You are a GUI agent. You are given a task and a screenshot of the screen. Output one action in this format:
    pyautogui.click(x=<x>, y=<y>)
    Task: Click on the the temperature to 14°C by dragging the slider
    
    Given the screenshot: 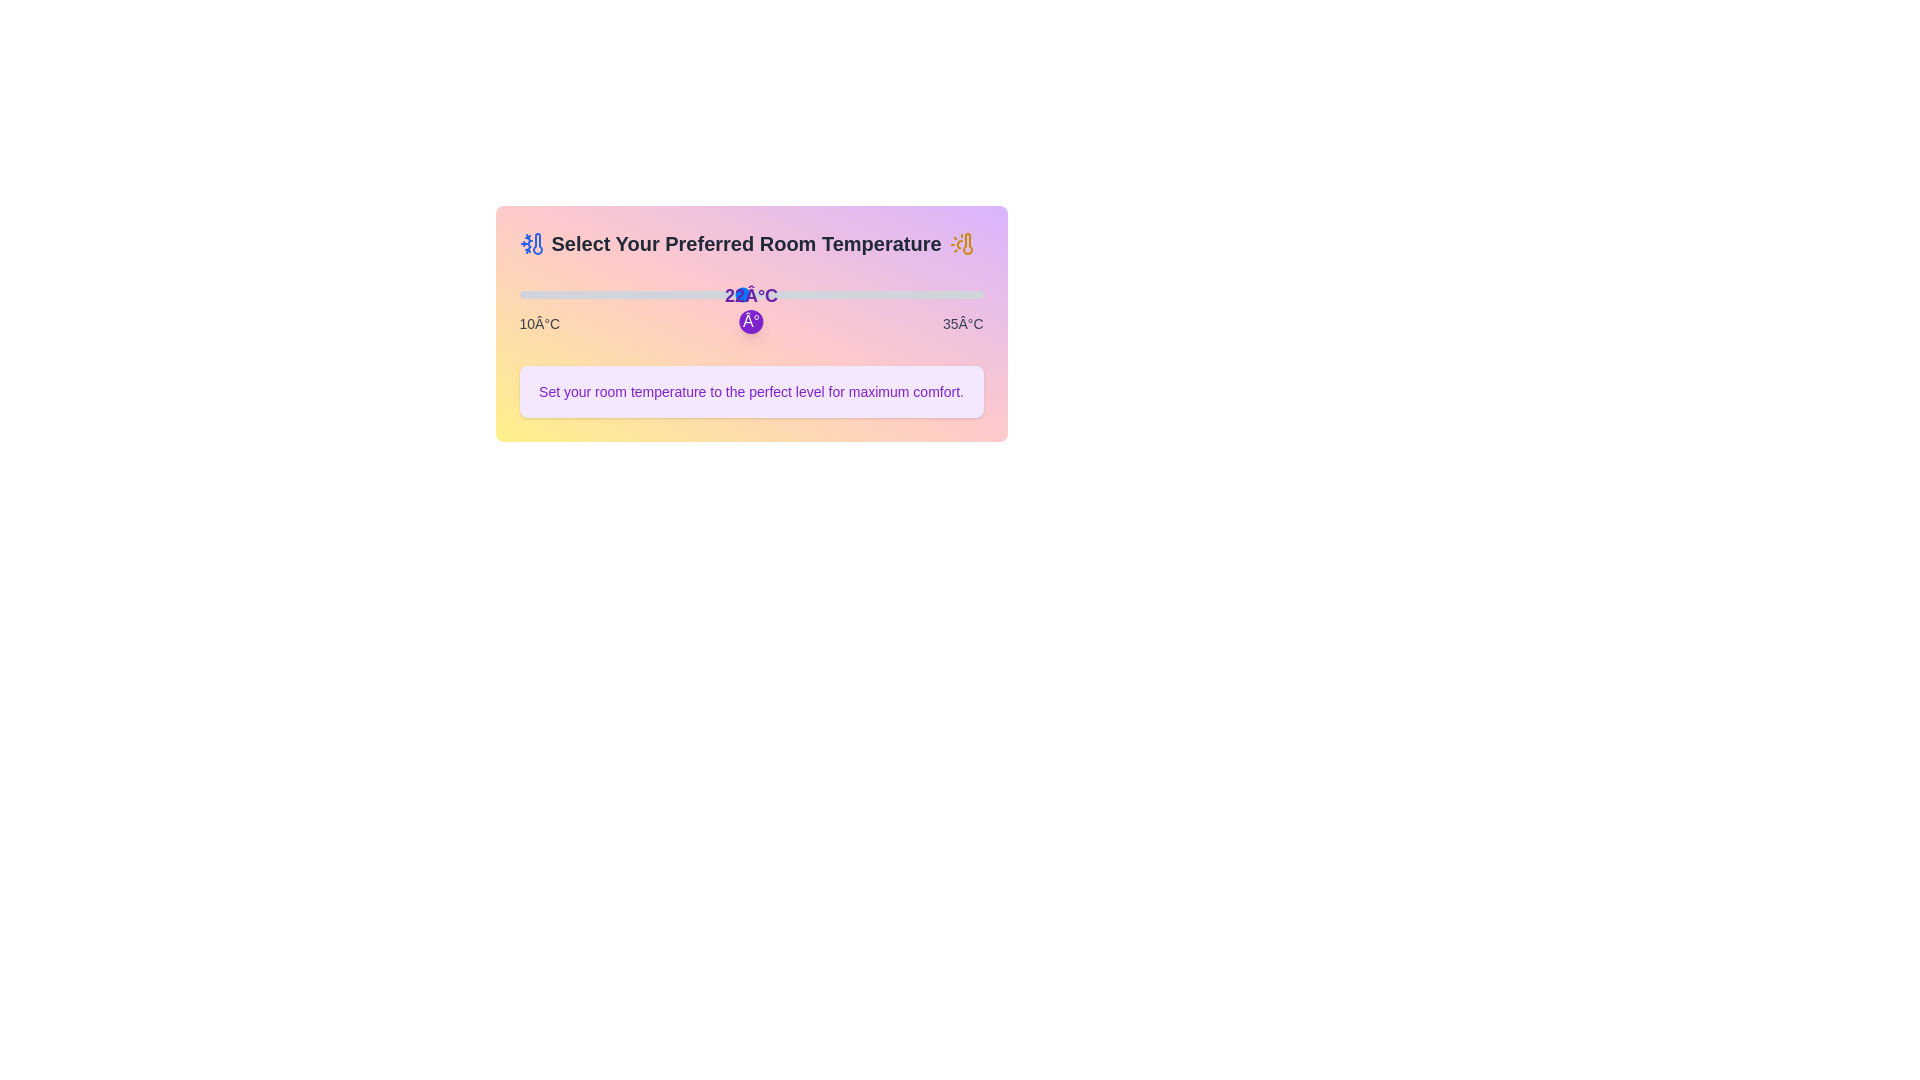 What is the action you would take?
    pyautogui.click(x=592, y=294)
    